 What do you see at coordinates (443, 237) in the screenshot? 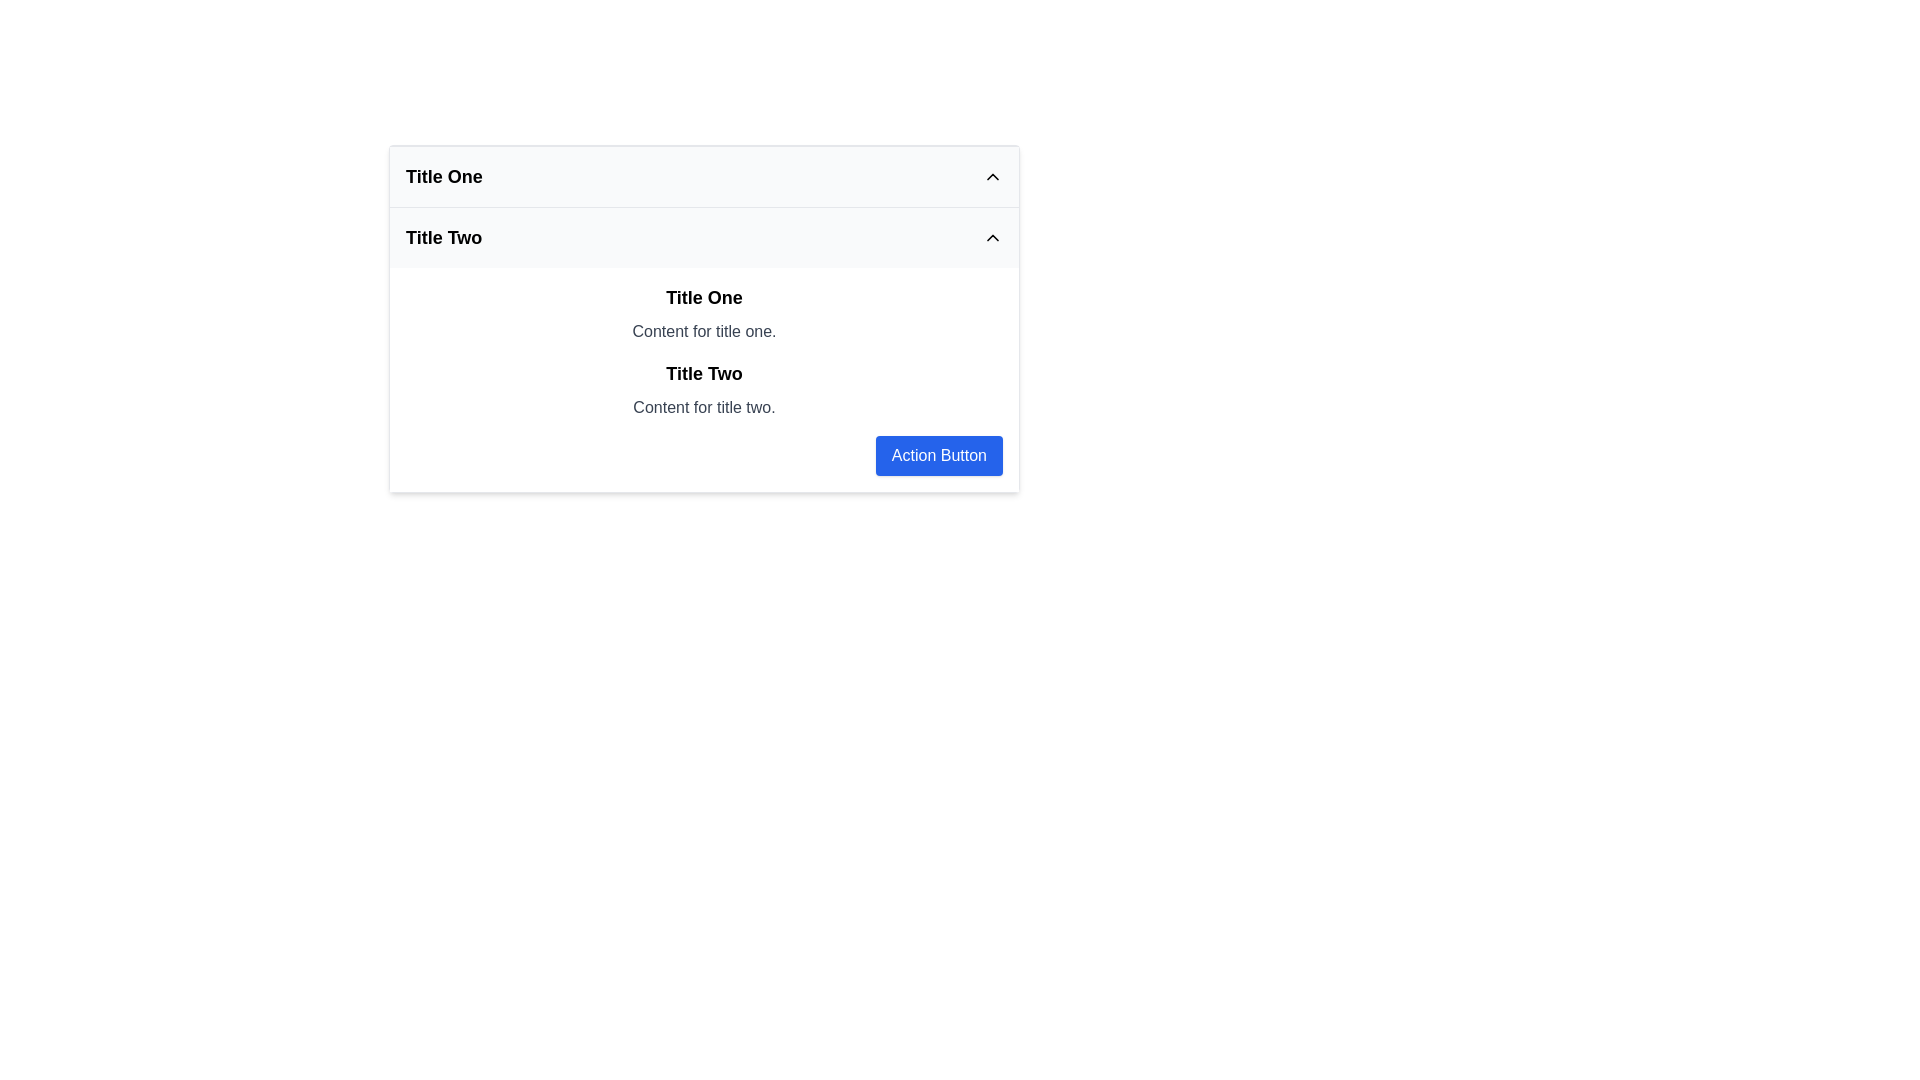
I see `the Text Label that serves as a header or title, located in the upper left area of a section below the 'Title One' label, adjacent to a chevron icon` at bounding box center [443, 237].